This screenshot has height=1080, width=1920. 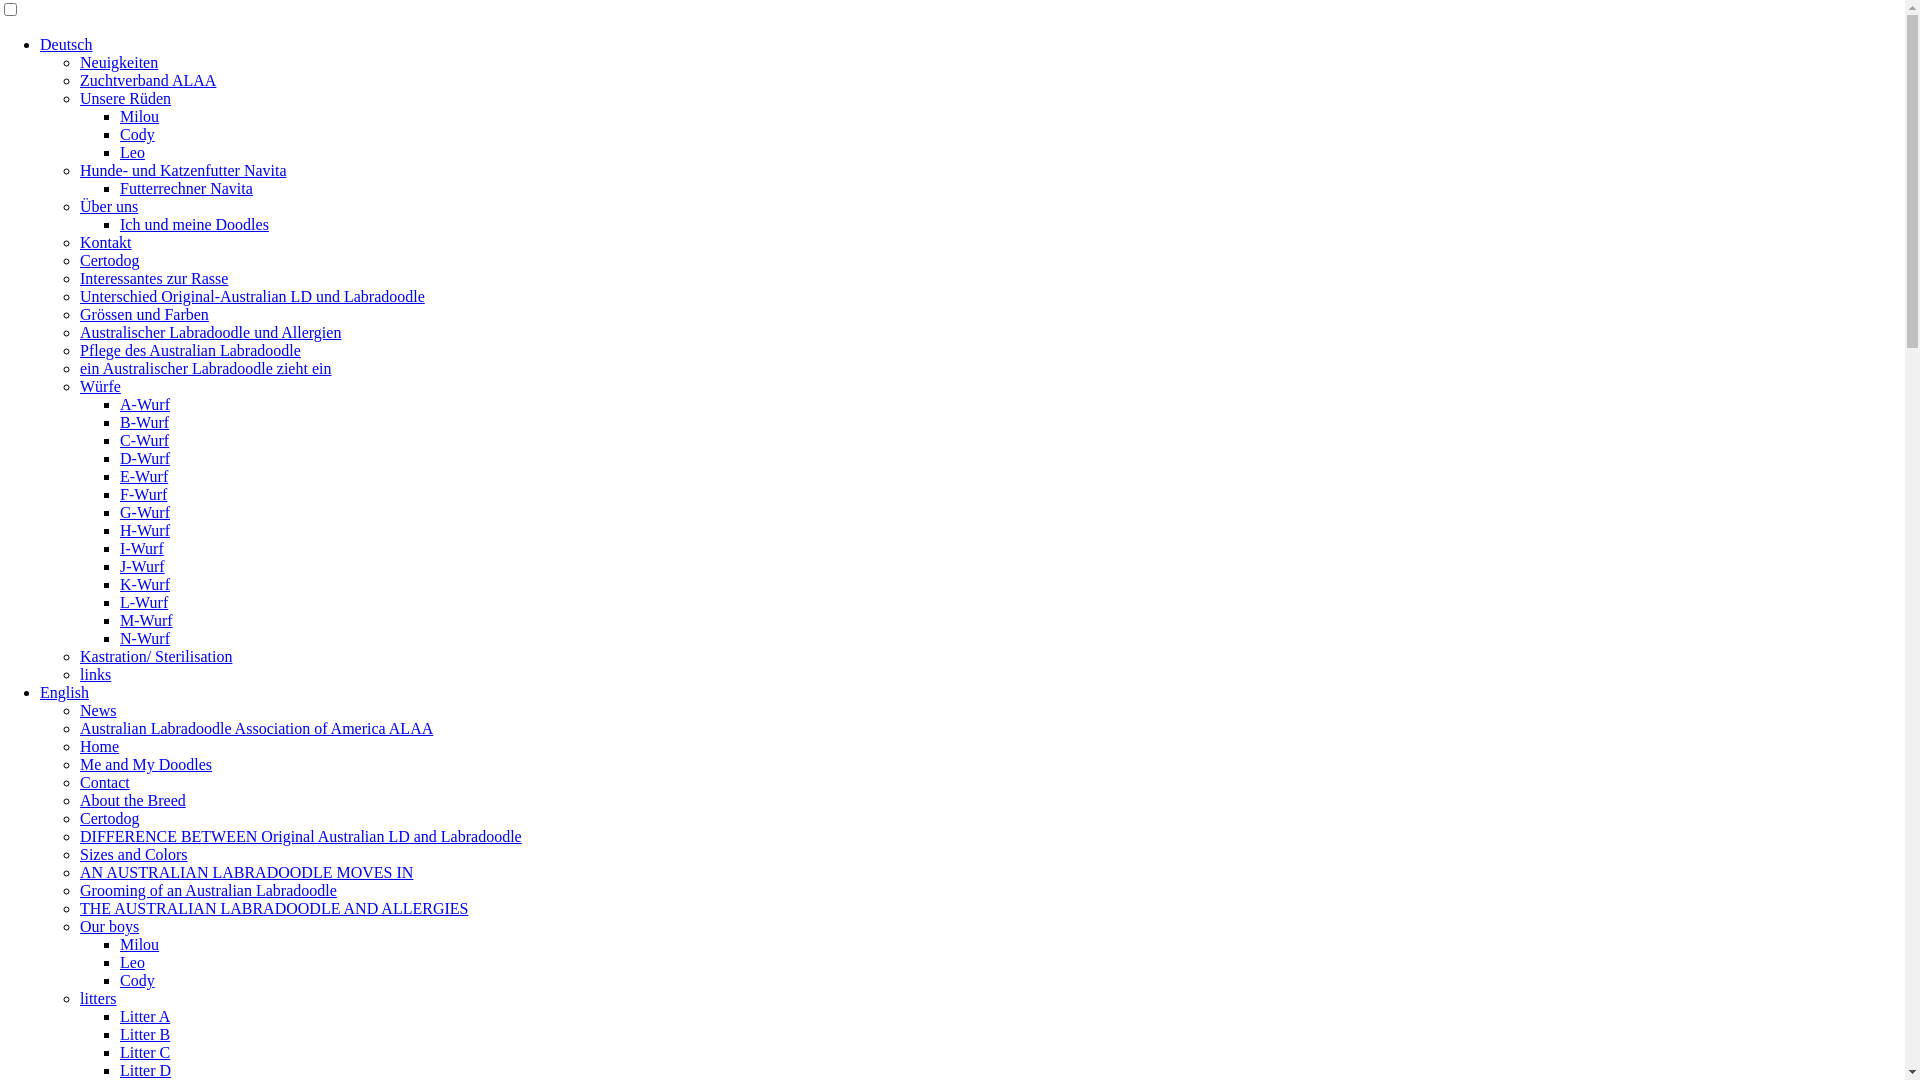 I want to click on 'I-Wurf', so click(x=141, y=548).